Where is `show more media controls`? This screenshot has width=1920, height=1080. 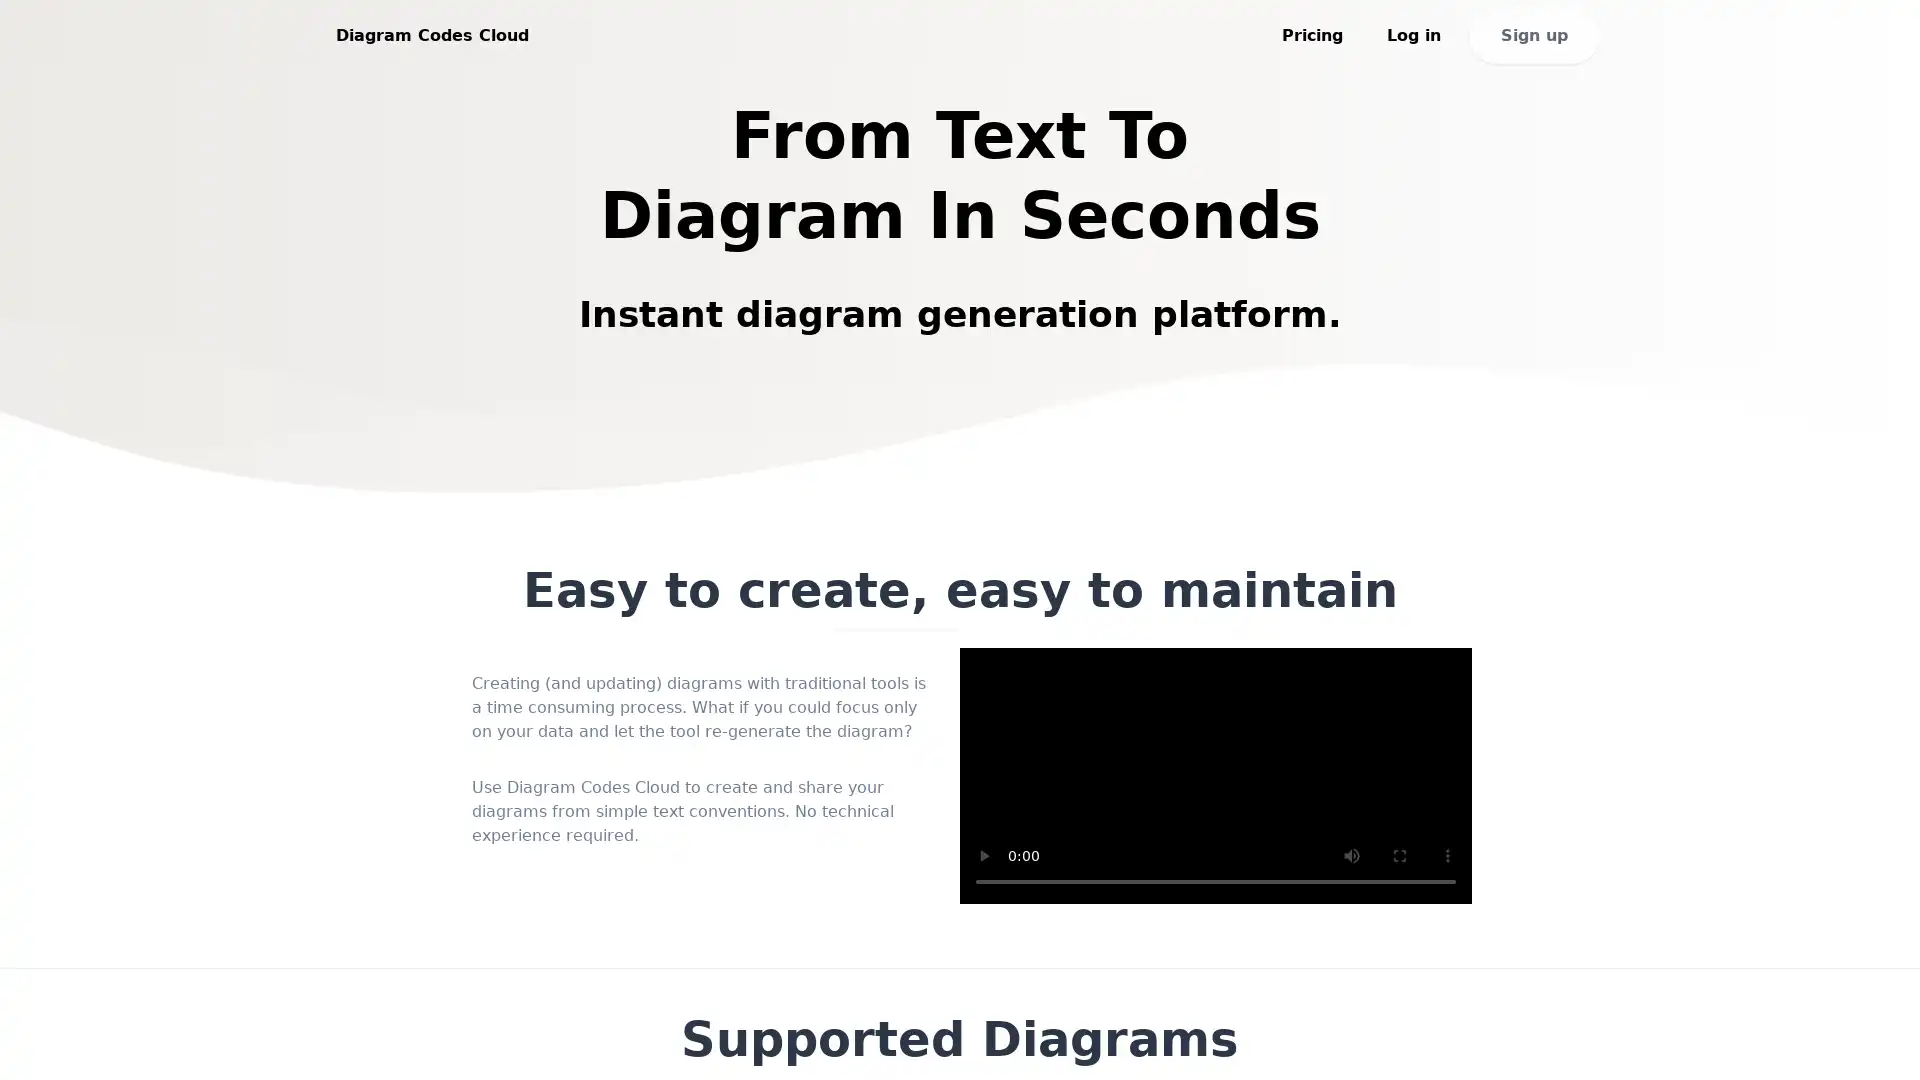
show more media controls is located at coordinates (1448, 855).